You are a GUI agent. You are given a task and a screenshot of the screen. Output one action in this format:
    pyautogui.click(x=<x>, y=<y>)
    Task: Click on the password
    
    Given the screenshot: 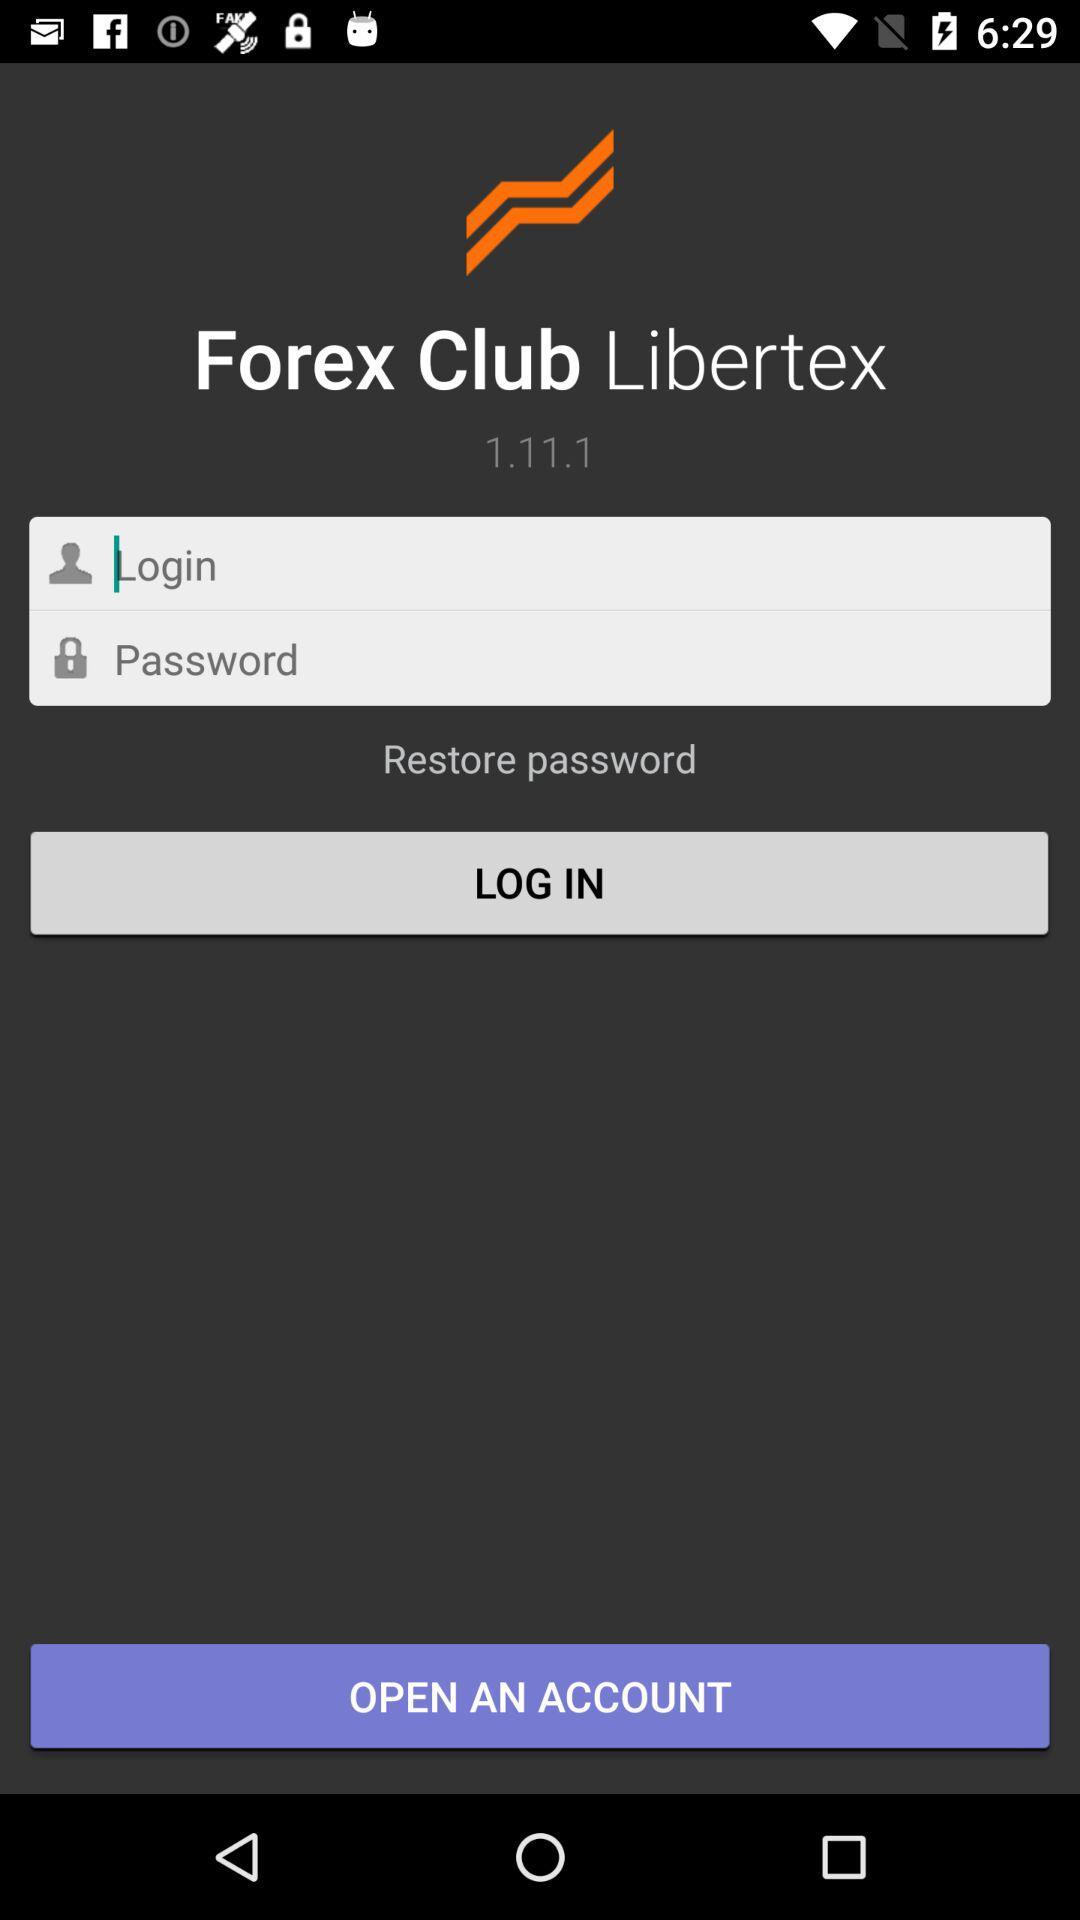 What is the action you would take?
    pyautogui.click(x=540, y=658)
    